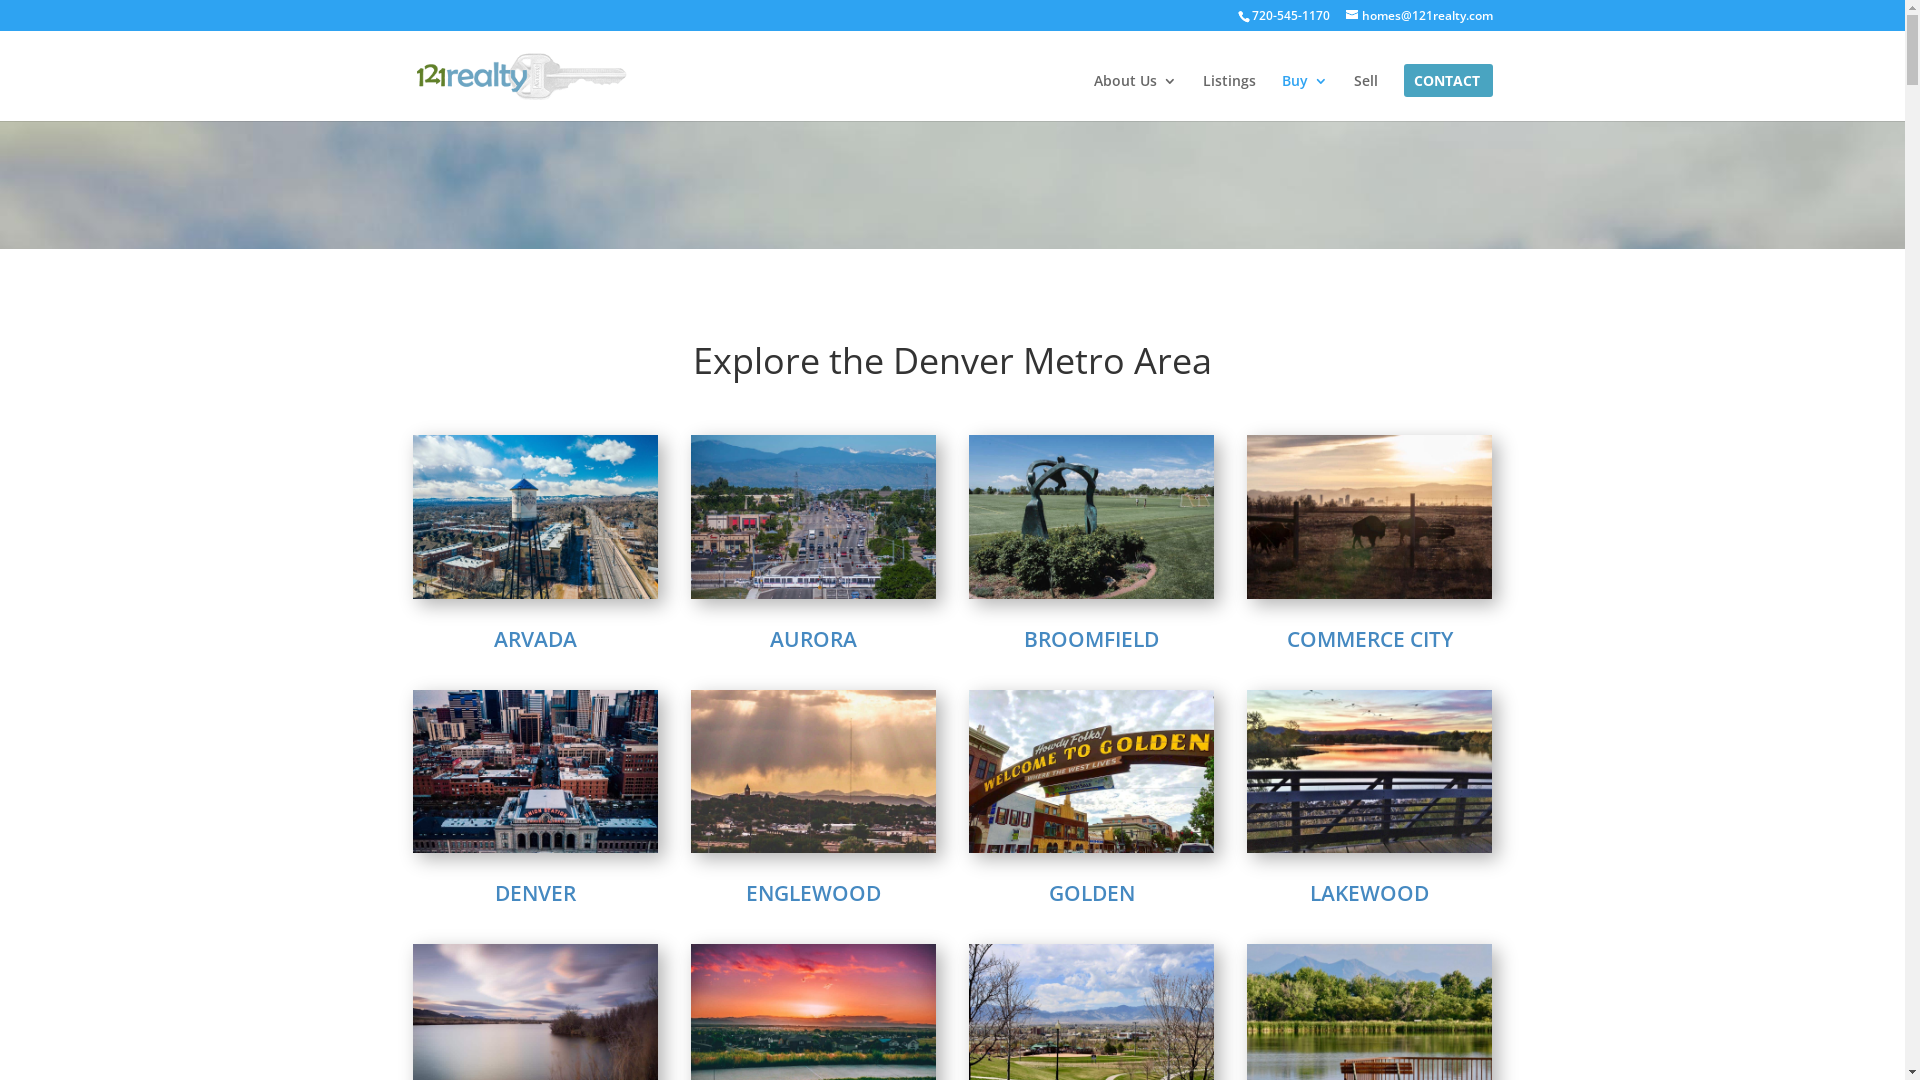 This screenshot has height=1080, width=1920. What do you see at coordinates (1093, 97) in the screenshot?
I see `'About Us'` at bounding box center [1093, 97].